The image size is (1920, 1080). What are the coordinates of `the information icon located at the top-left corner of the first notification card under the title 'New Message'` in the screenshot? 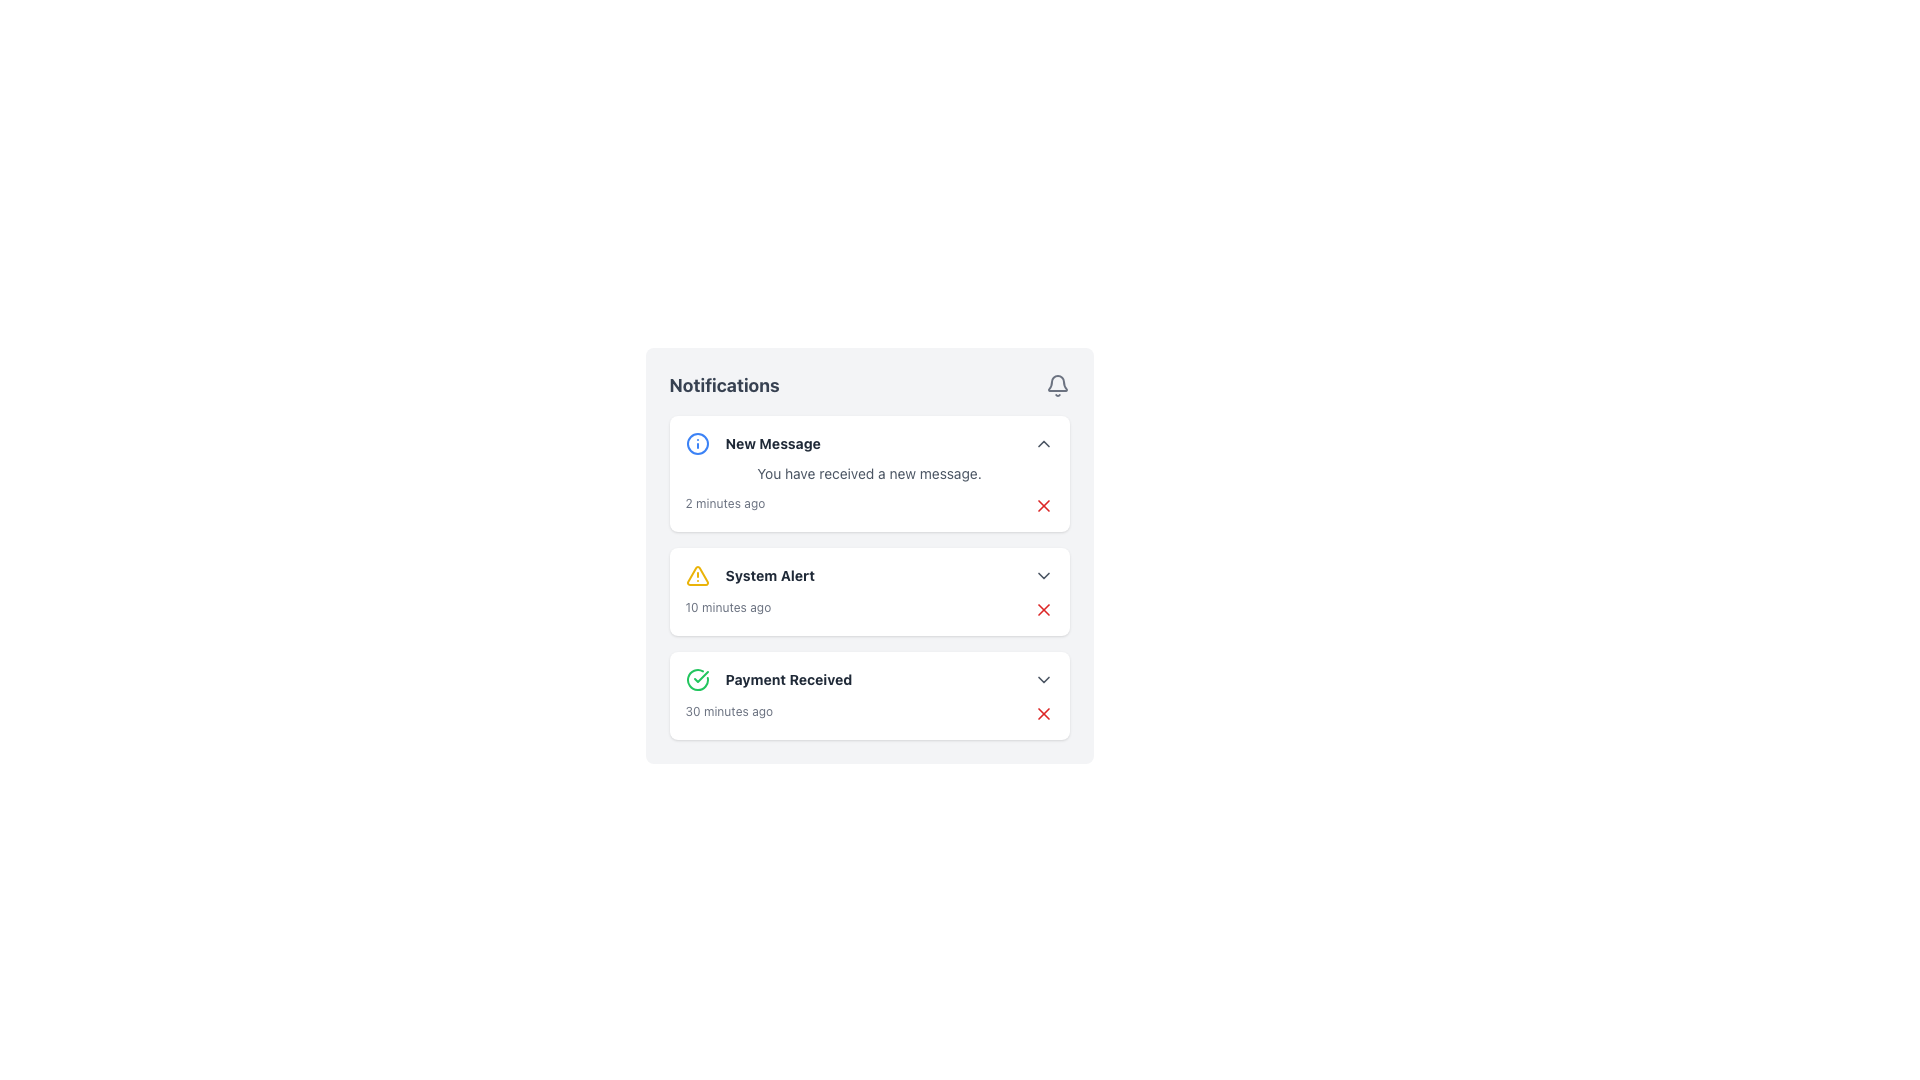 It's located at (697, 442).